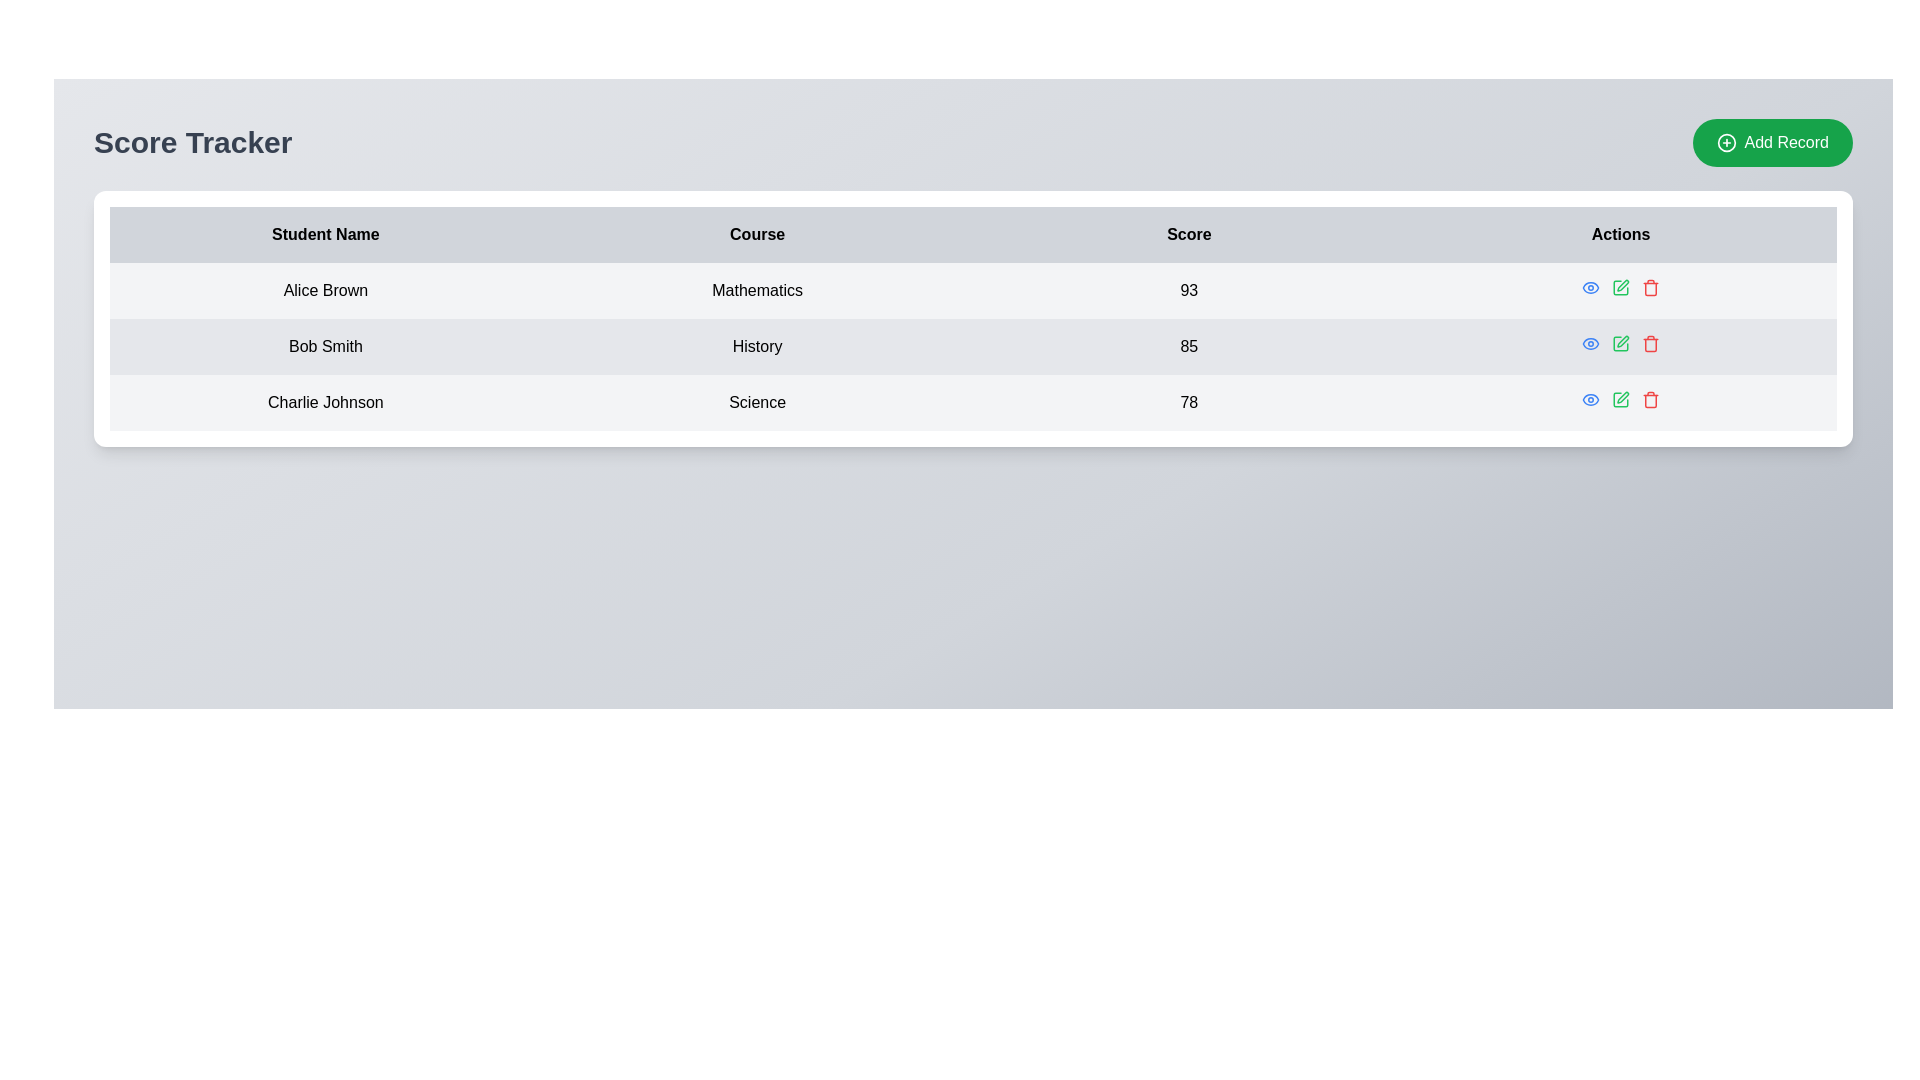  What do you see at coordinates (1621, 288) in the screenshot?
I see `the green-colored pencil icon in the 'Actions' column of the second row in the table` at bounding box center [1621, 288].